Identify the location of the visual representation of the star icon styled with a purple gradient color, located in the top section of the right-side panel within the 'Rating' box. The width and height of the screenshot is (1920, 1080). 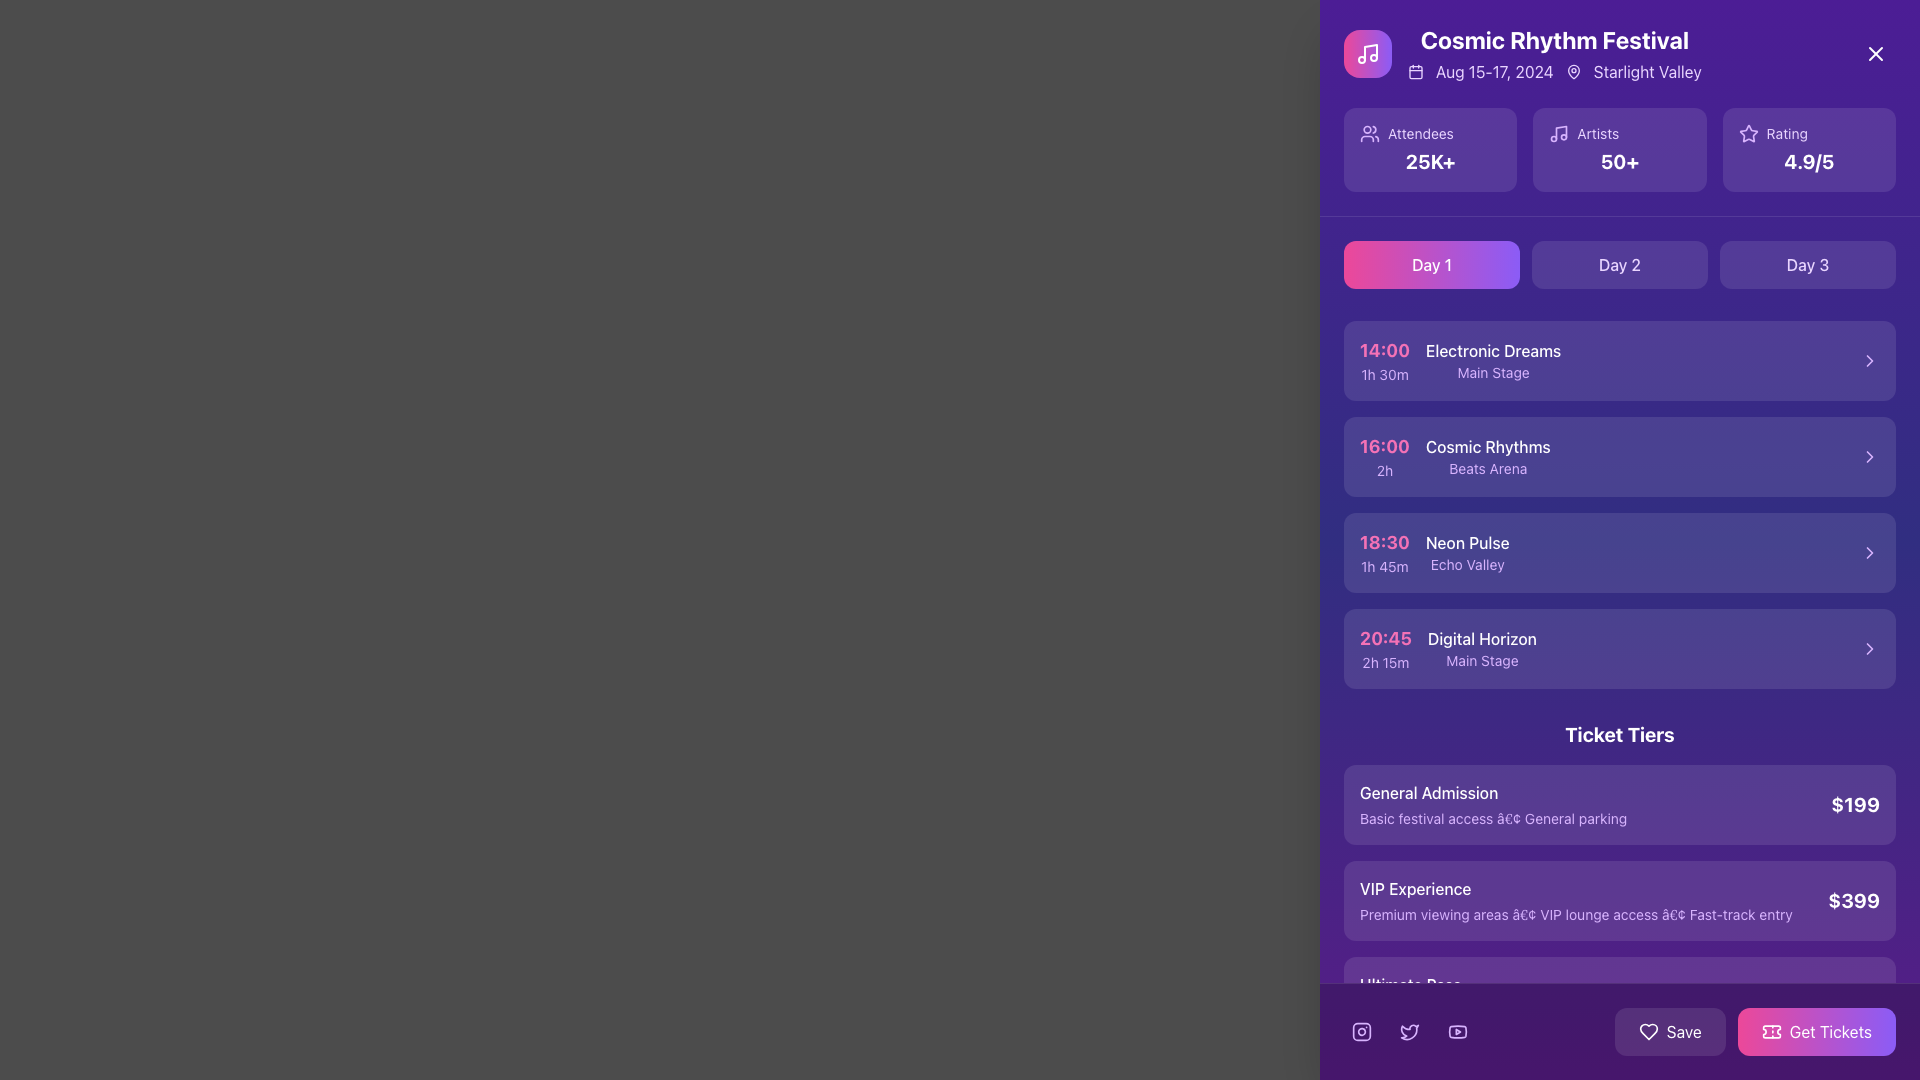
(1747, 133).